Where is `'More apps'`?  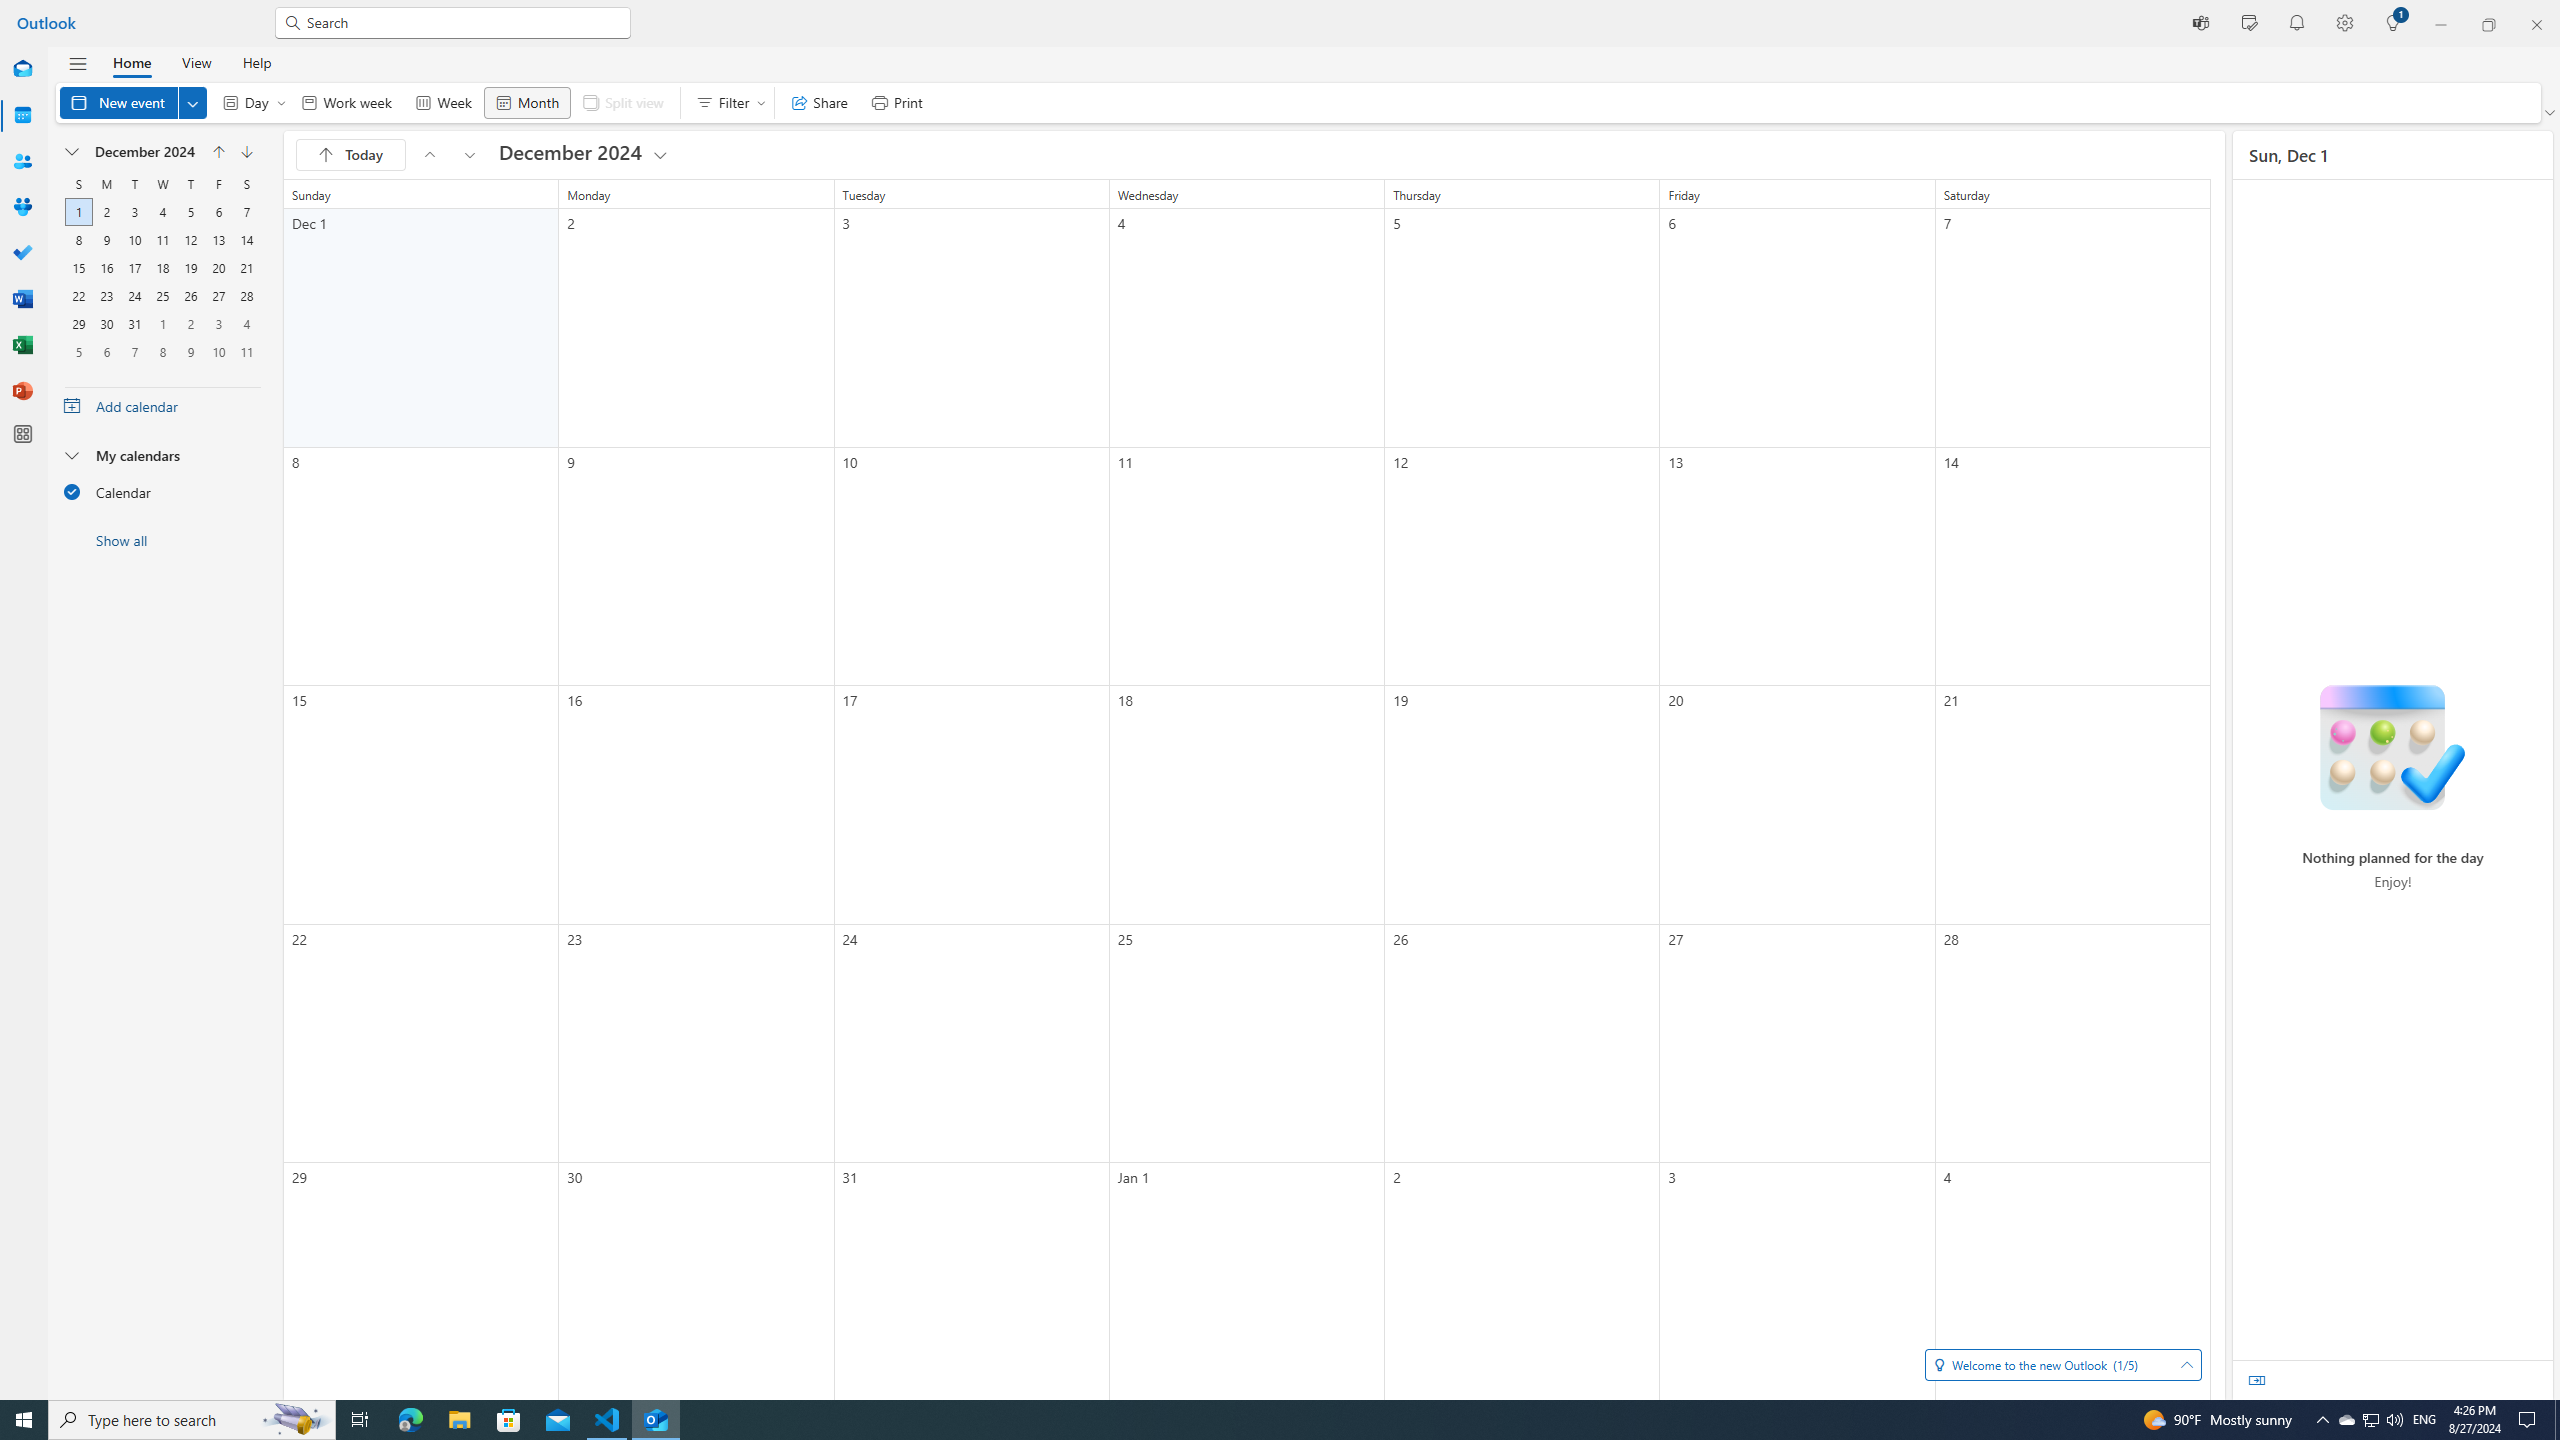
'More apps' is located at coordinates (23, 433).